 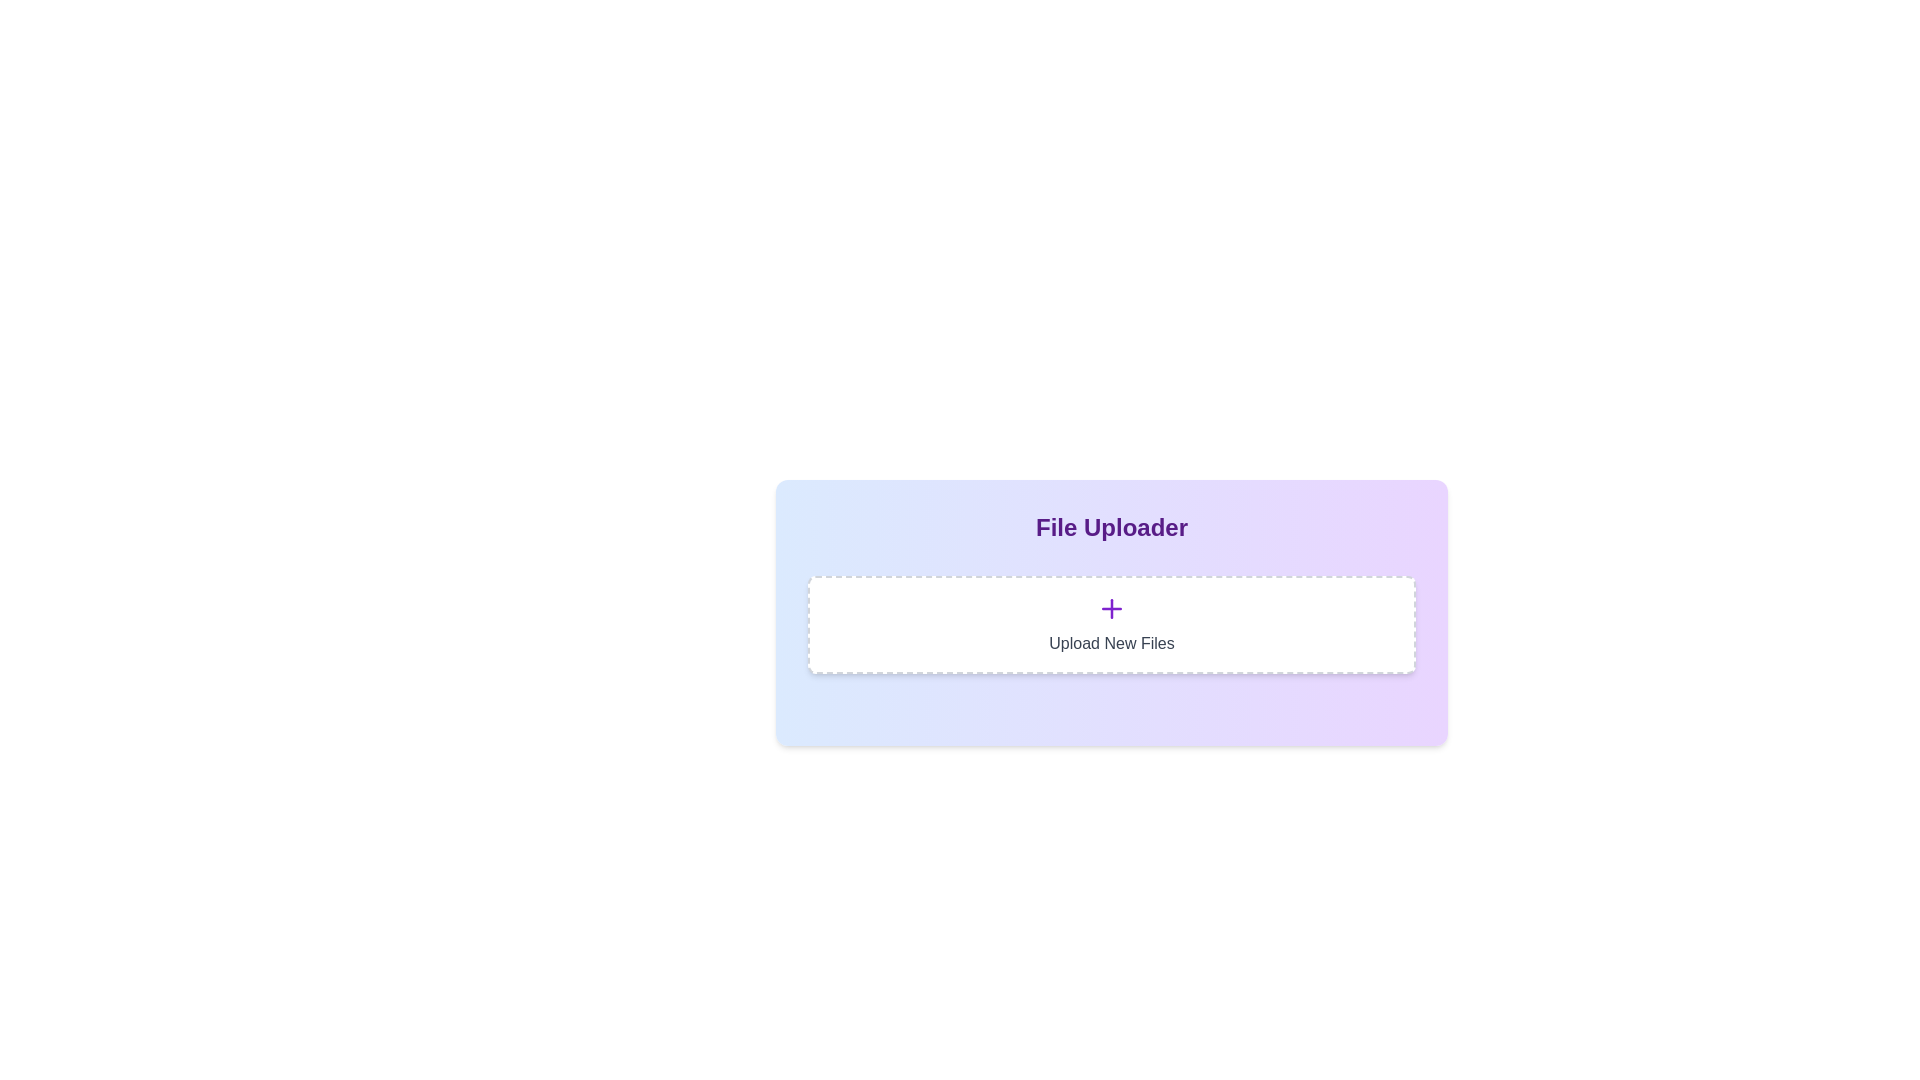 I want to click on the upload icon button, which is centrally located above the text 'Upload New Files' within a bordered box with dashed lines, so click(x=1111, y=608).